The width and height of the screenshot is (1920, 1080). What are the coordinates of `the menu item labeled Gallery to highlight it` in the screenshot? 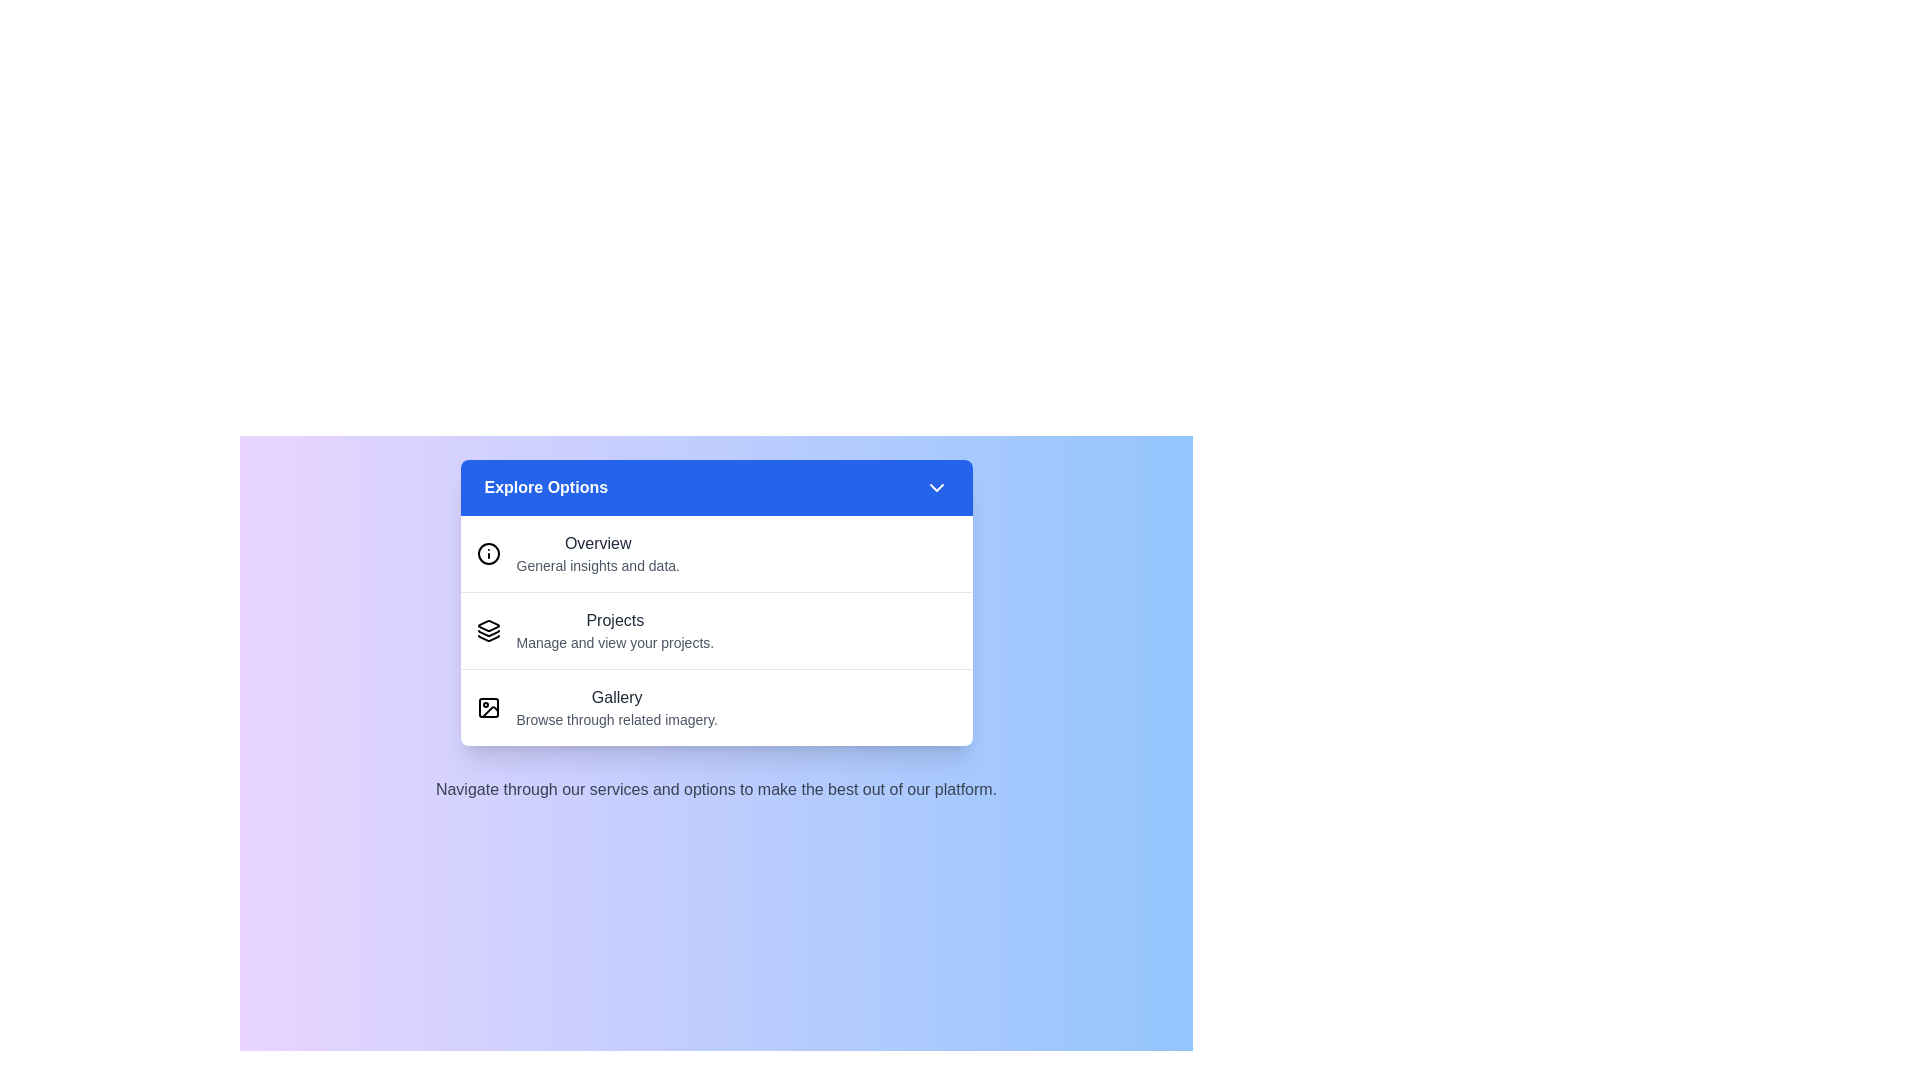 It's located at (716, 706).